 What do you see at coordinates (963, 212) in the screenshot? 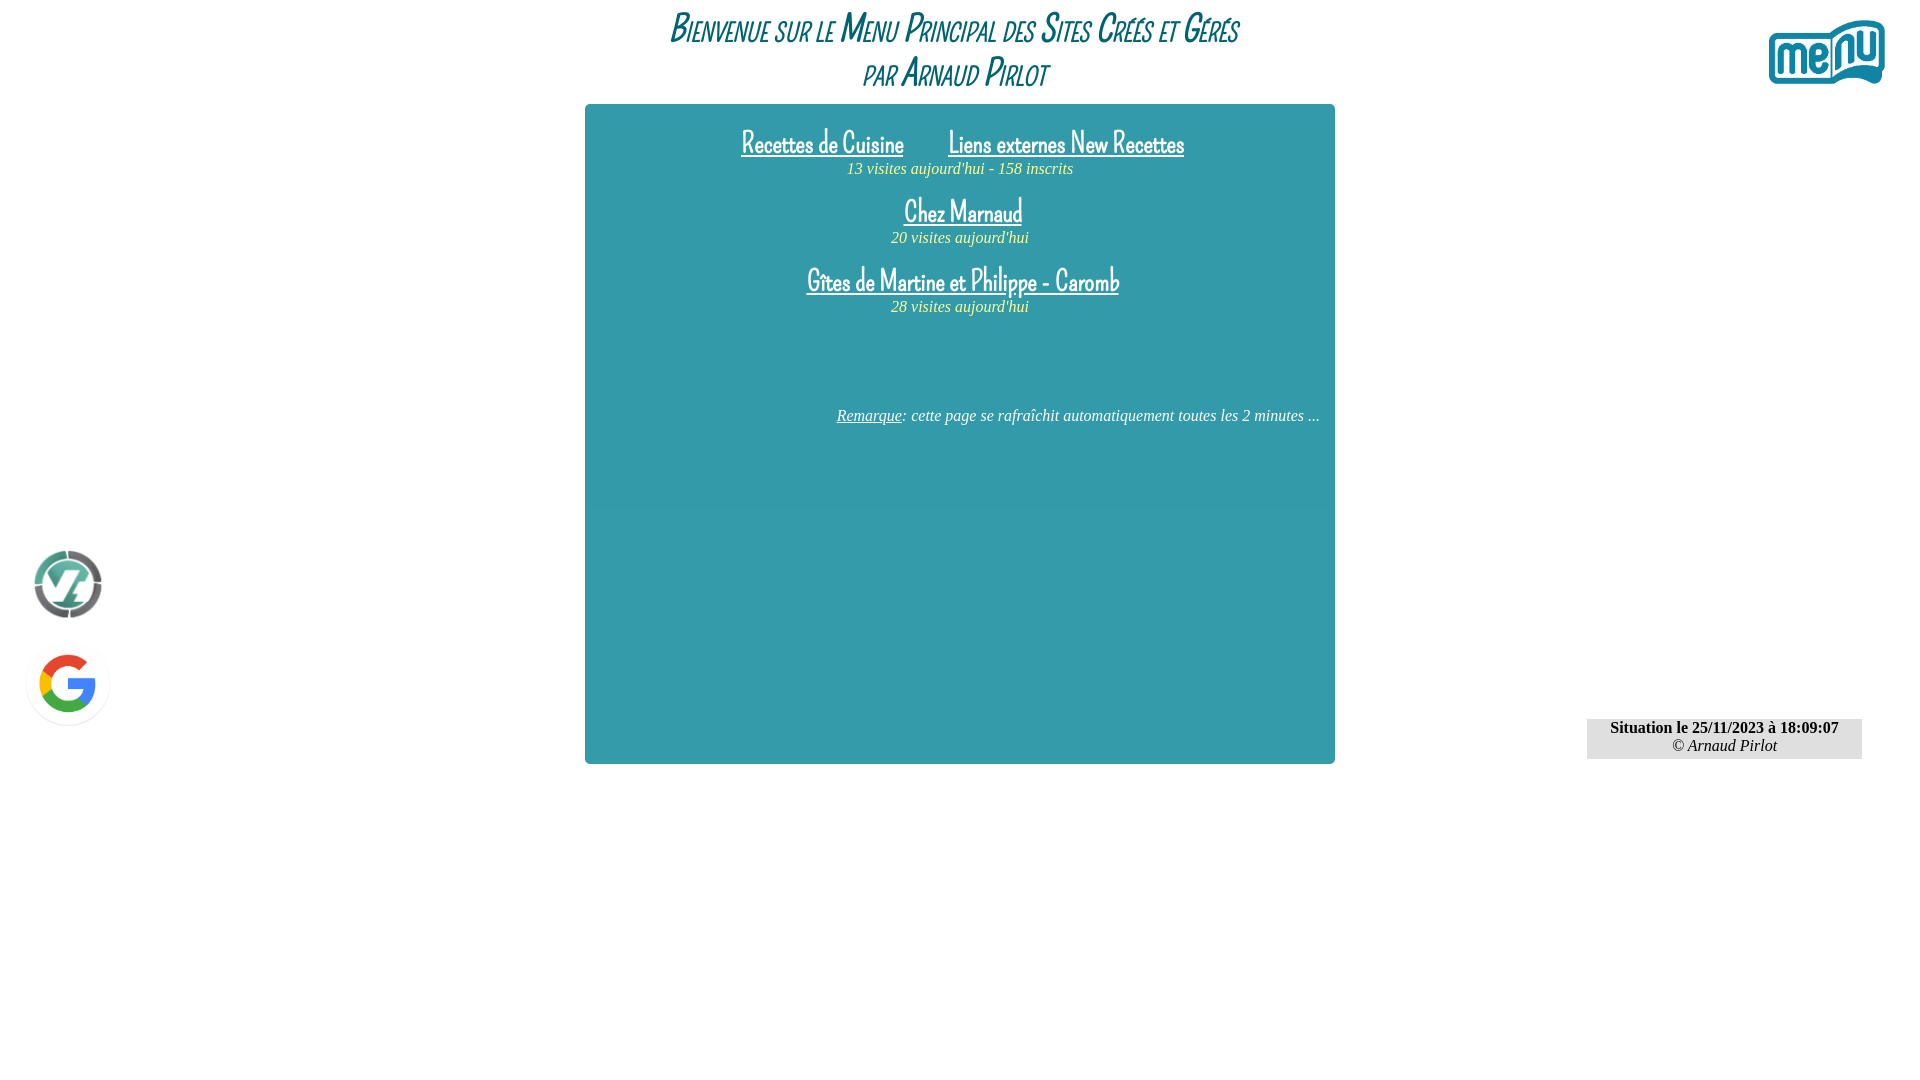
I see `'Chez Marnaud'` at bounding box center [963, 212].